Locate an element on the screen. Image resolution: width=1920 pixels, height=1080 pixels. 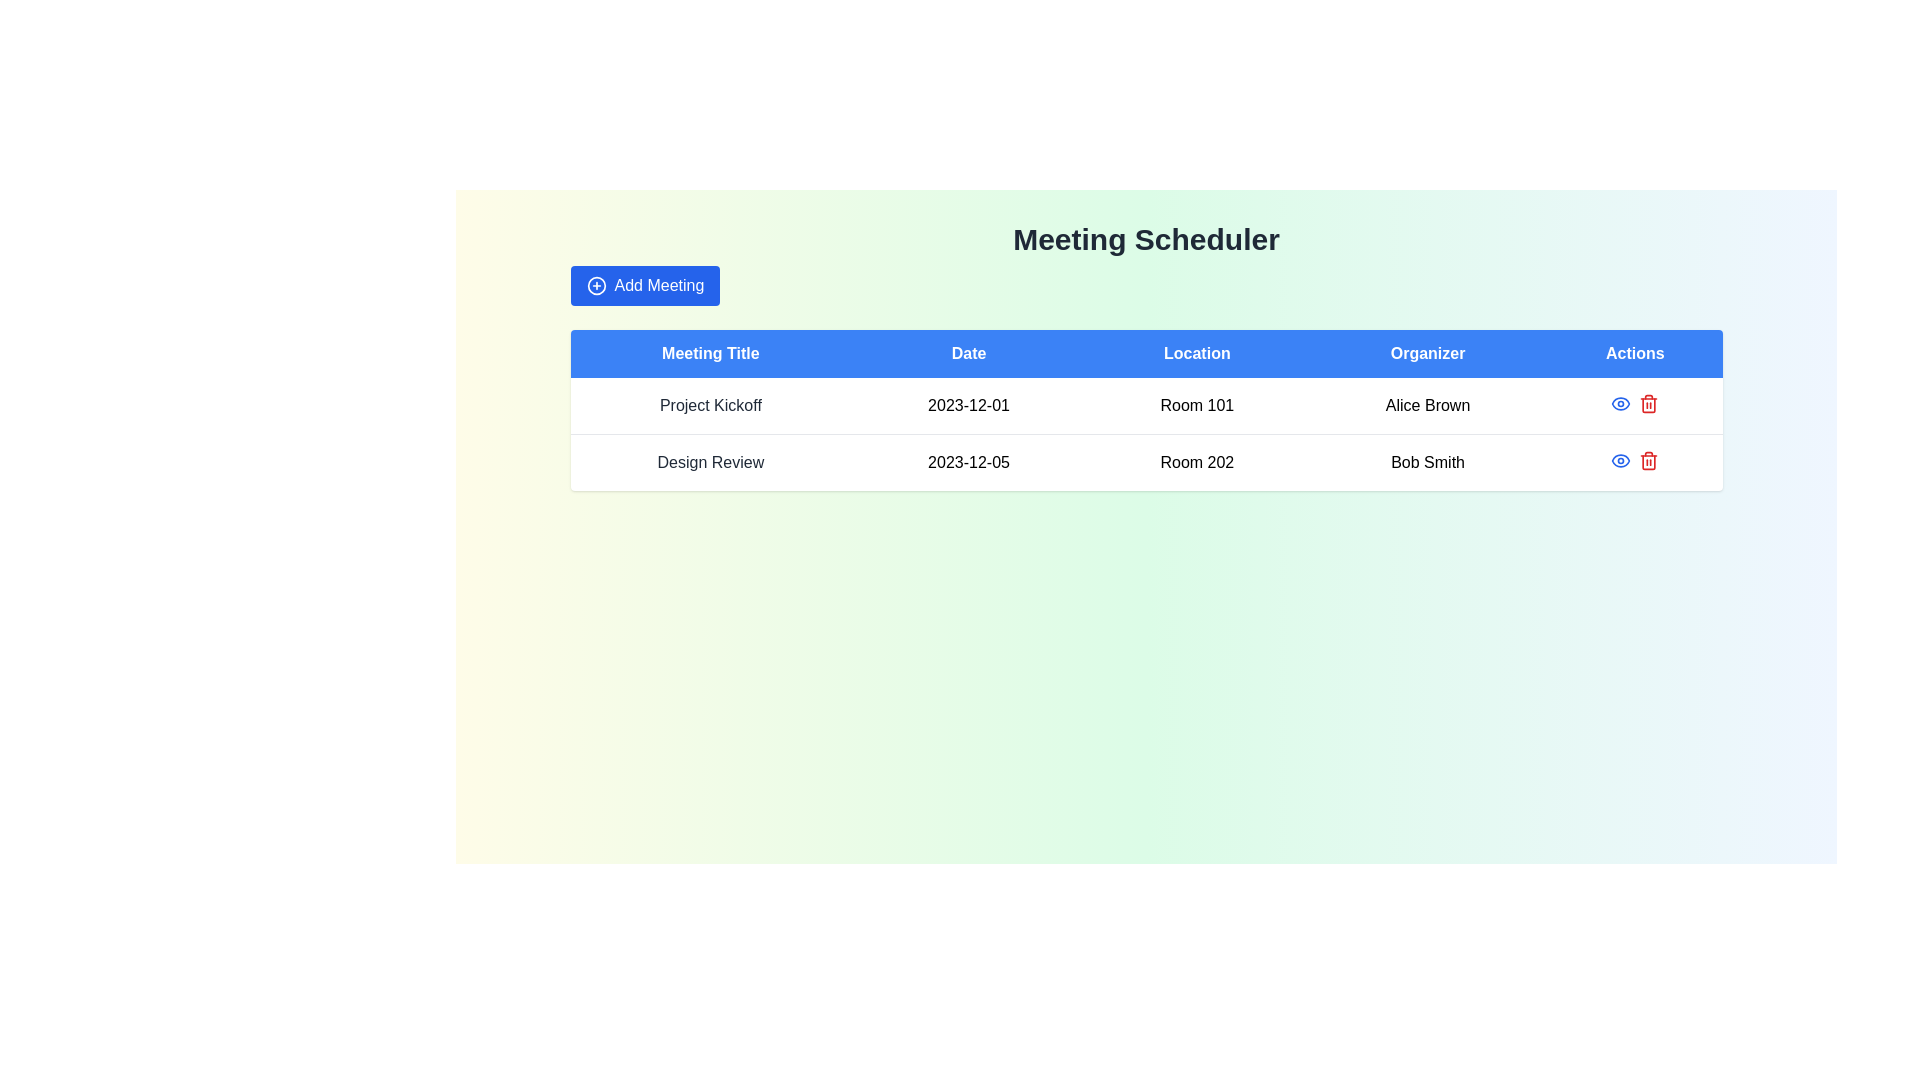
the blue rectangular button labeled 'Location', which is the third header item in the table layout, positioned between 'Date' and 'Organizer' is located at coordinates (1197, 353).